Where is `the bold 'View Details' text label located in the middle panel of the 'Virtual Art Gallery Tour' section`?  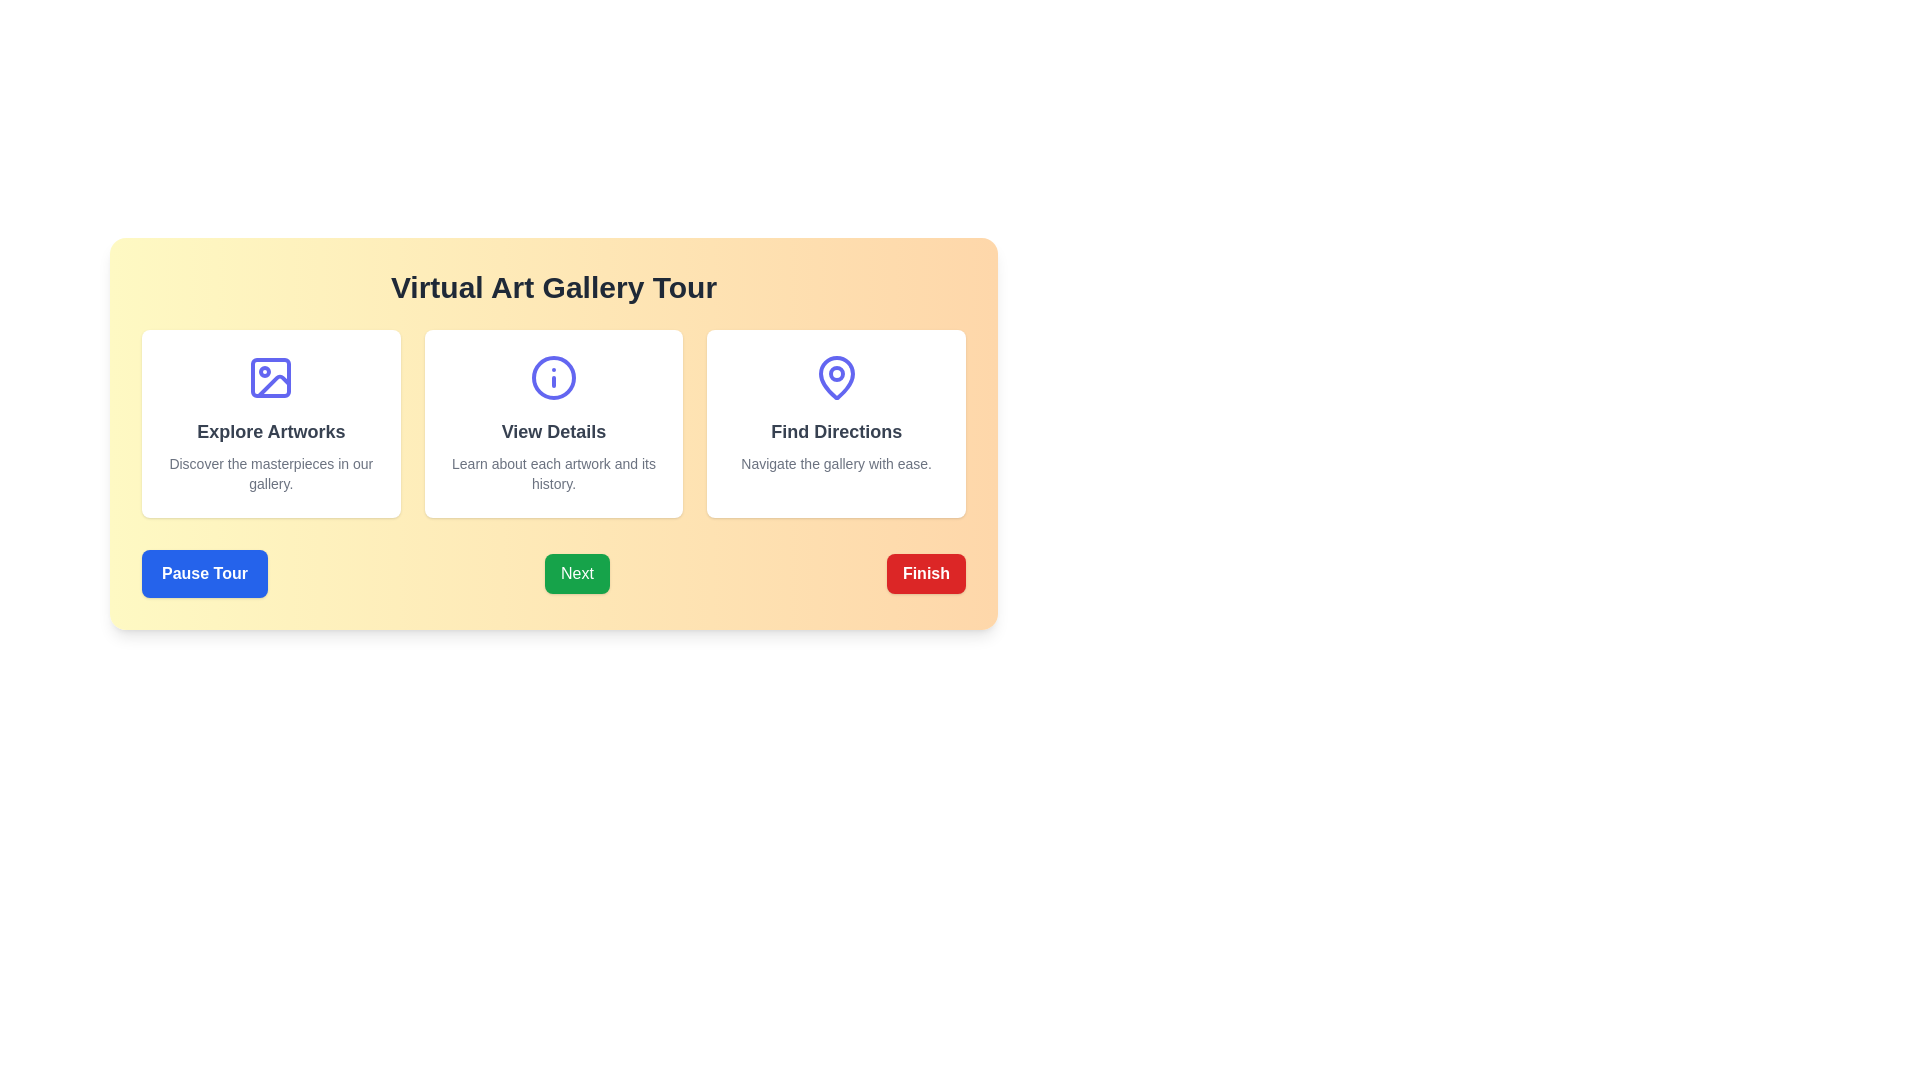 the bold 'View Details' text label located in the middle panel of the 'Virtual Art Gallery Tour' section is located at coordinates (553, 431).